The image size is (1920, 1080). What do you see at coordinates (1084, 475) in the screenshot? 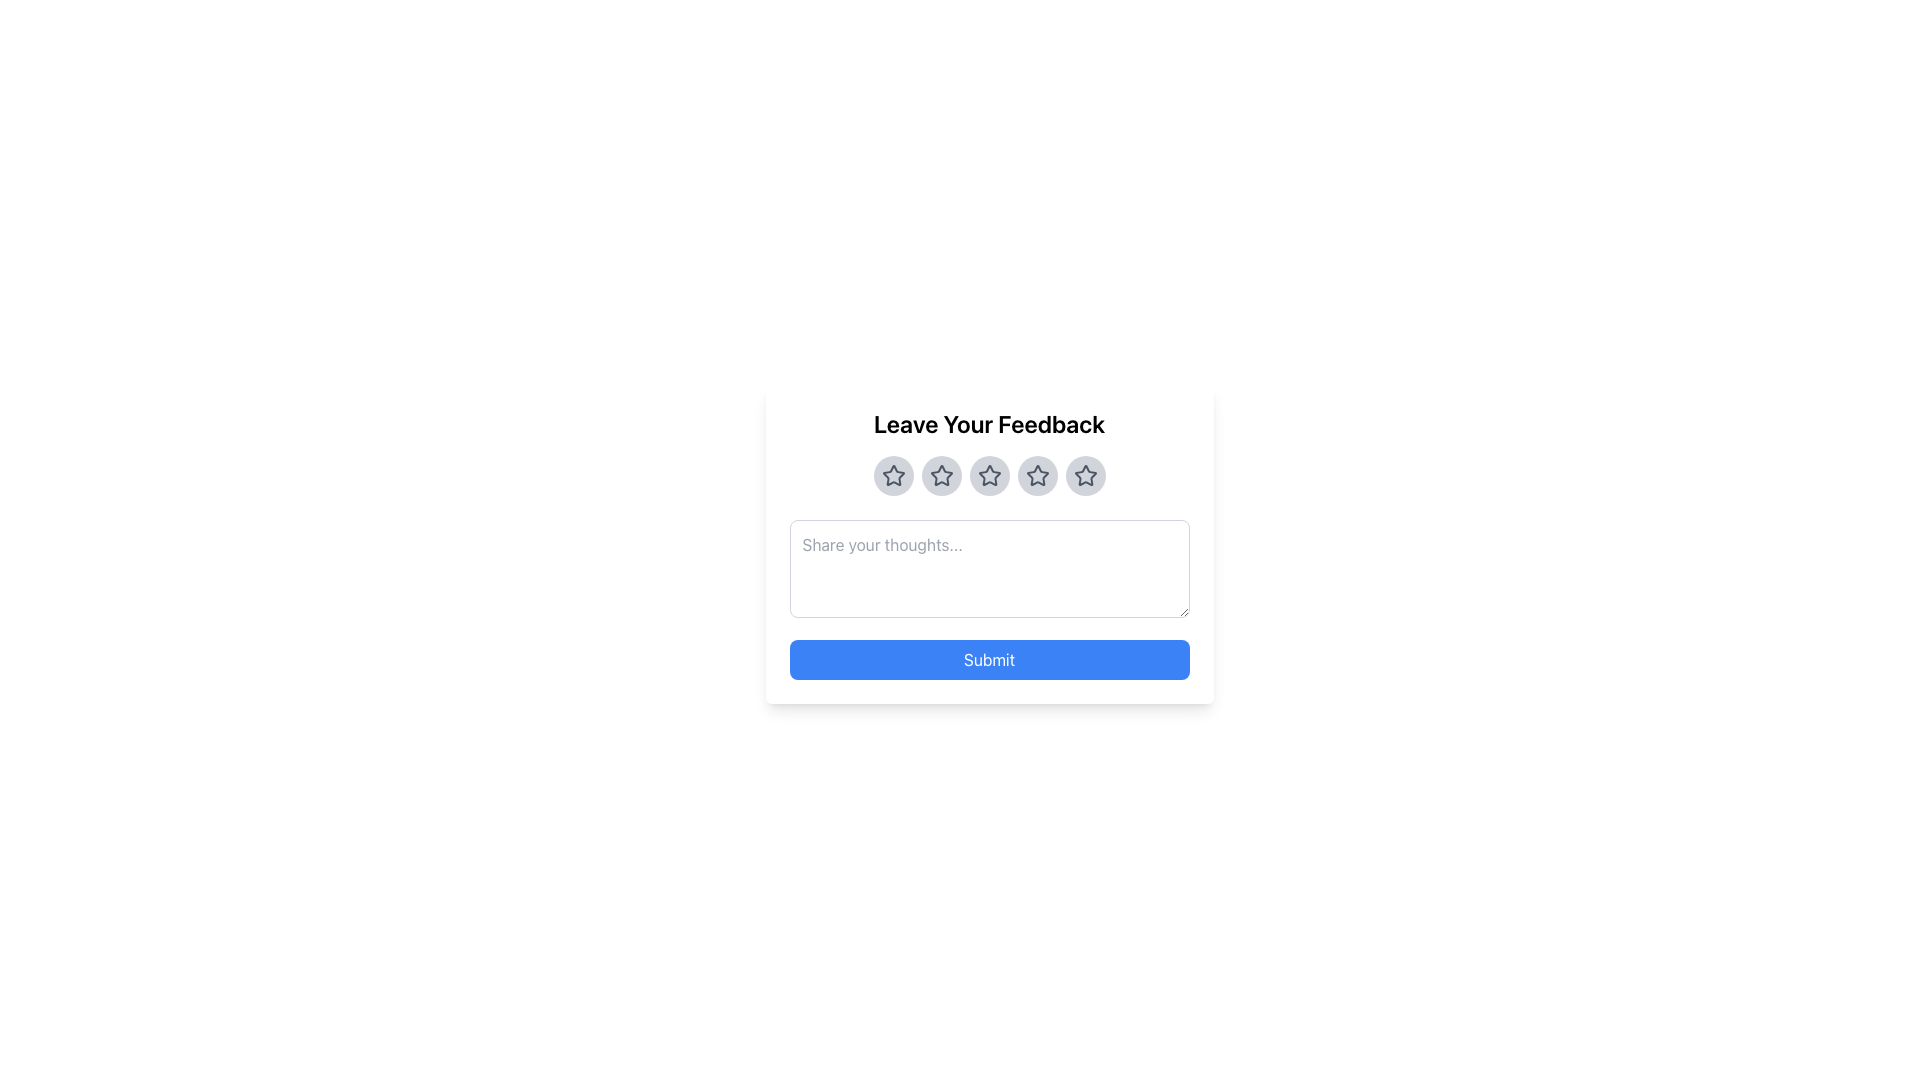
I see `the fifth star icon in the horizontal array` at bounding box center [1084, 475].